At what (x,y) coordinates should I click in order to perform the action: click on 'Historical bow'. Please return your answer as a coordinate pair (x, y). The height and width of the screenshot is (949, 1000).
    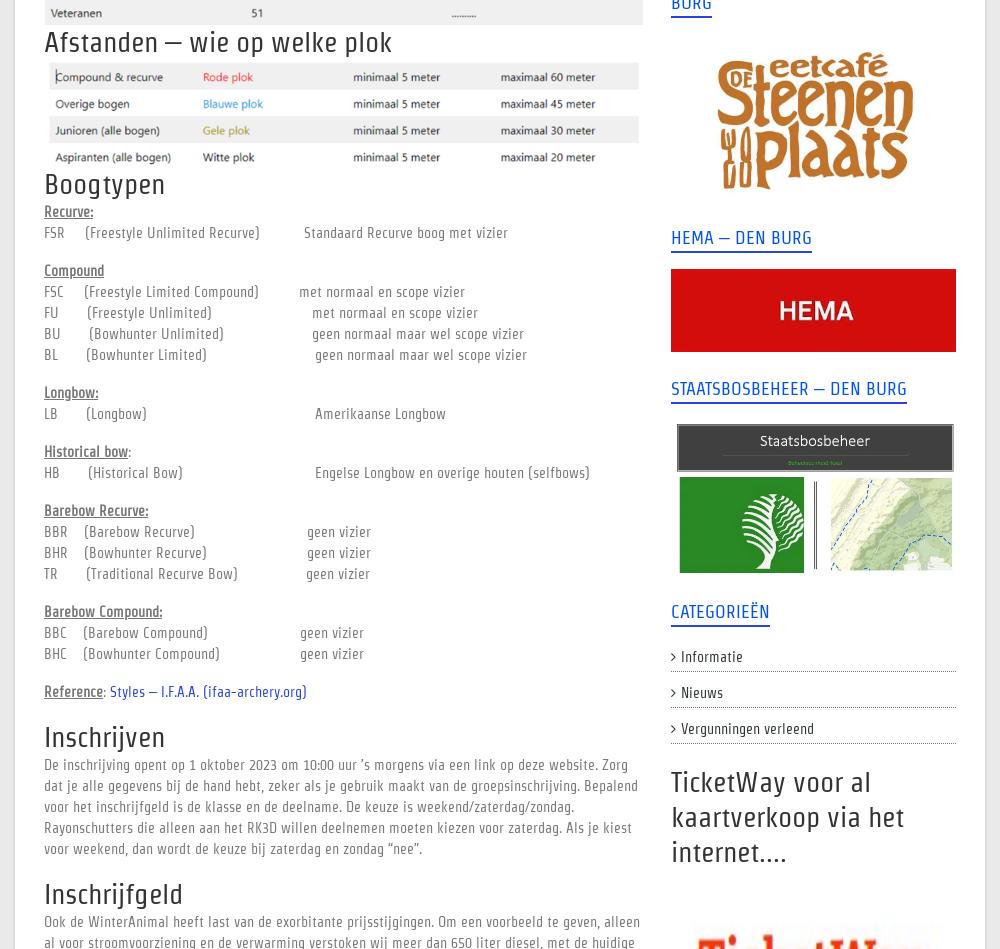
    Looking at the image, I should click on (85, 452).